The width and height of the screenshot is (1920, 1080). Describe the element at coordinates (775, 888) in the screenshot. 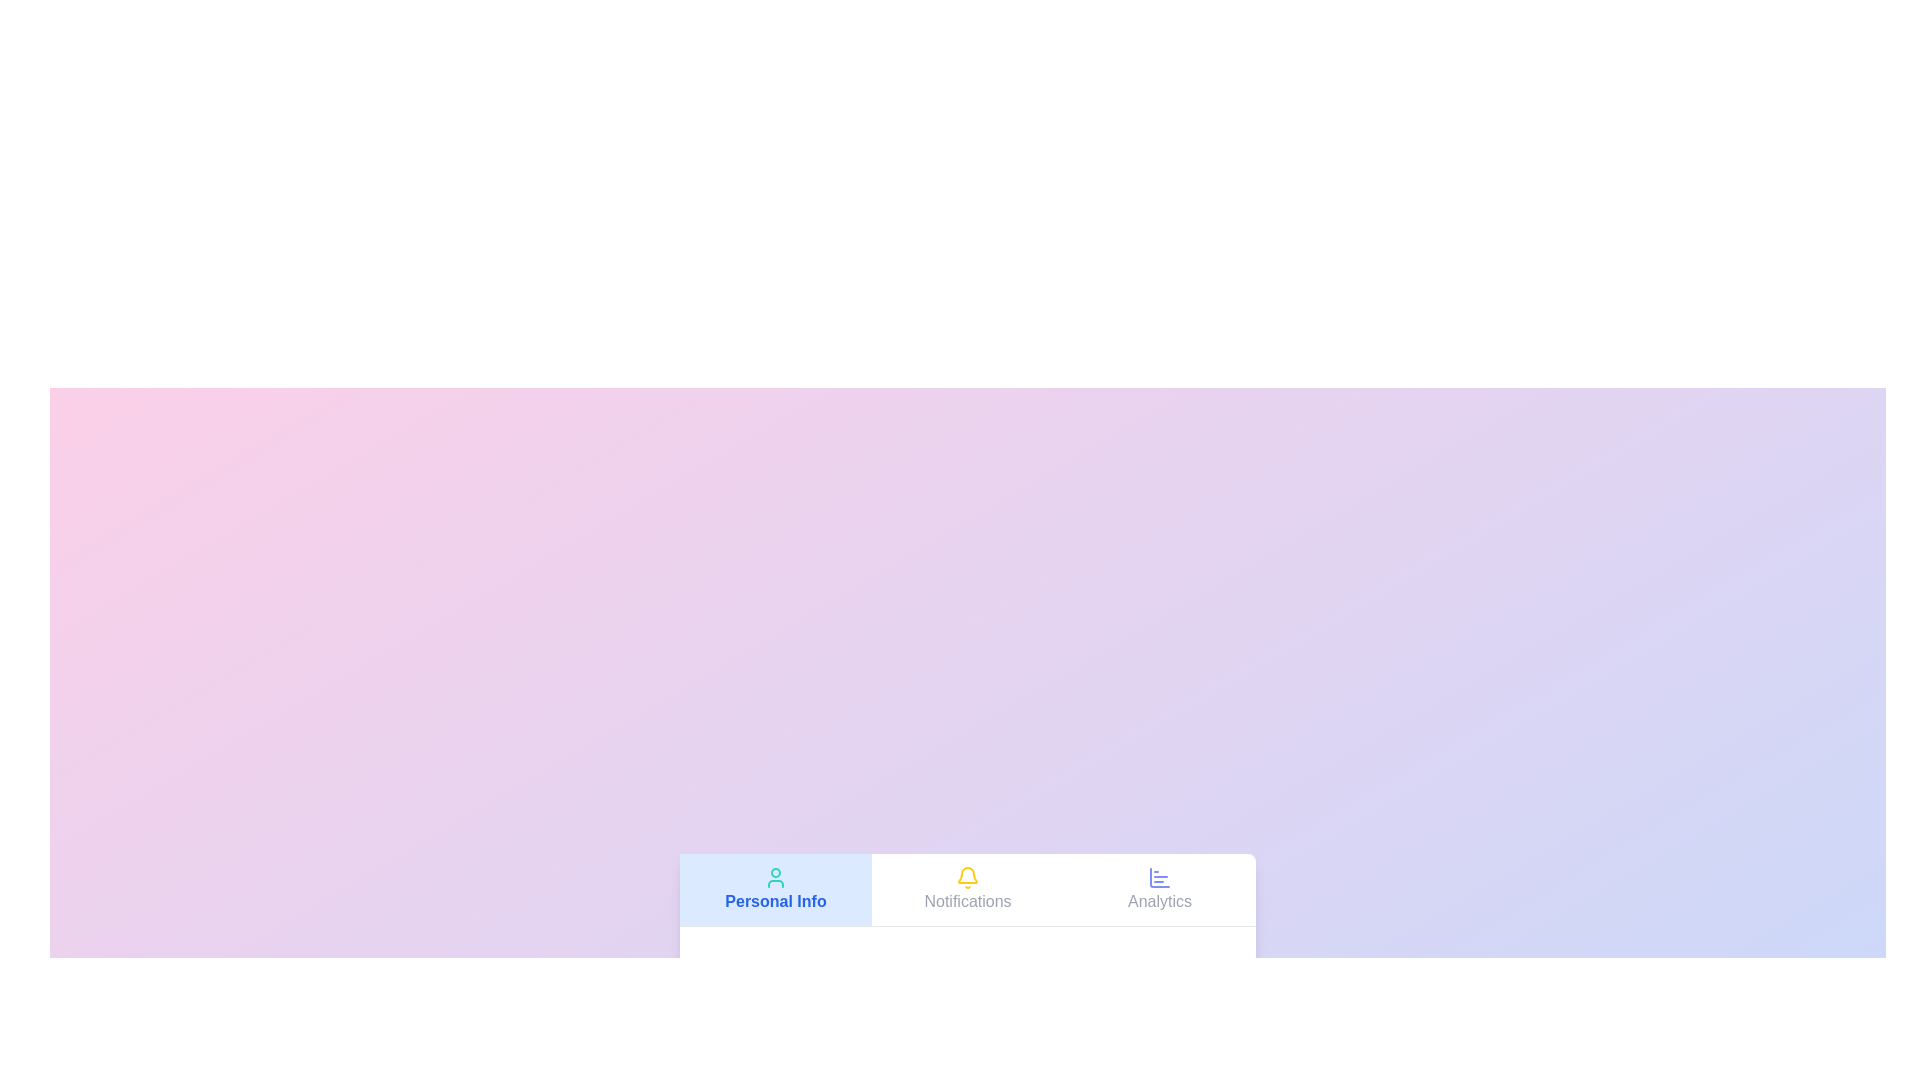

I see `the tab corresponding to Personal Info` at that location.